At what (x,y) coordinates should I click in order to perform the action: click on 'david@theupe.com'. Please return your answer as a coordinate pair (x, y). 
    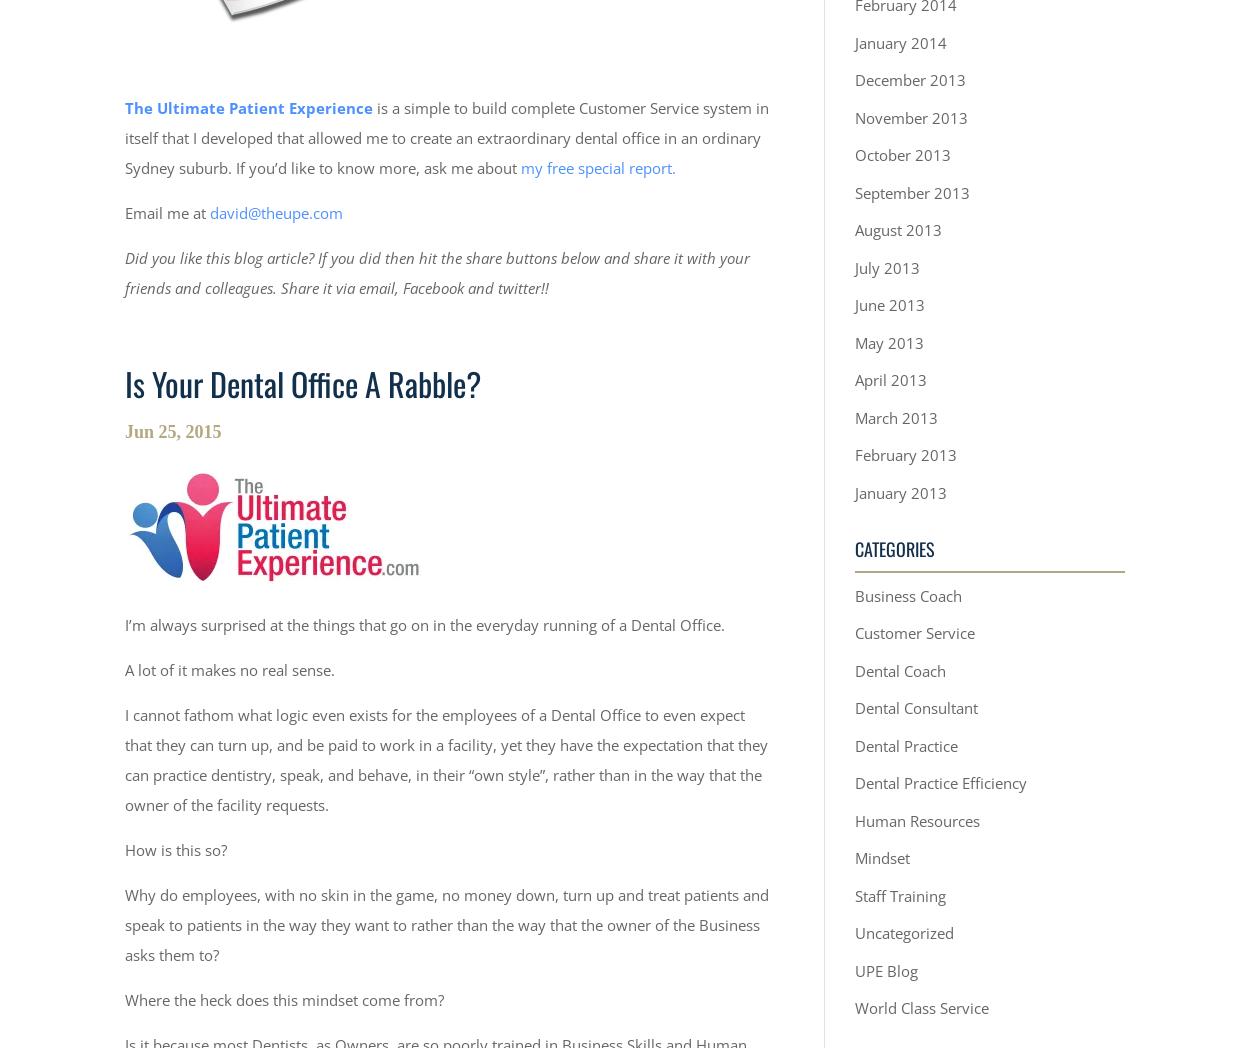
    Looking at the image, I should click on (276, 211).